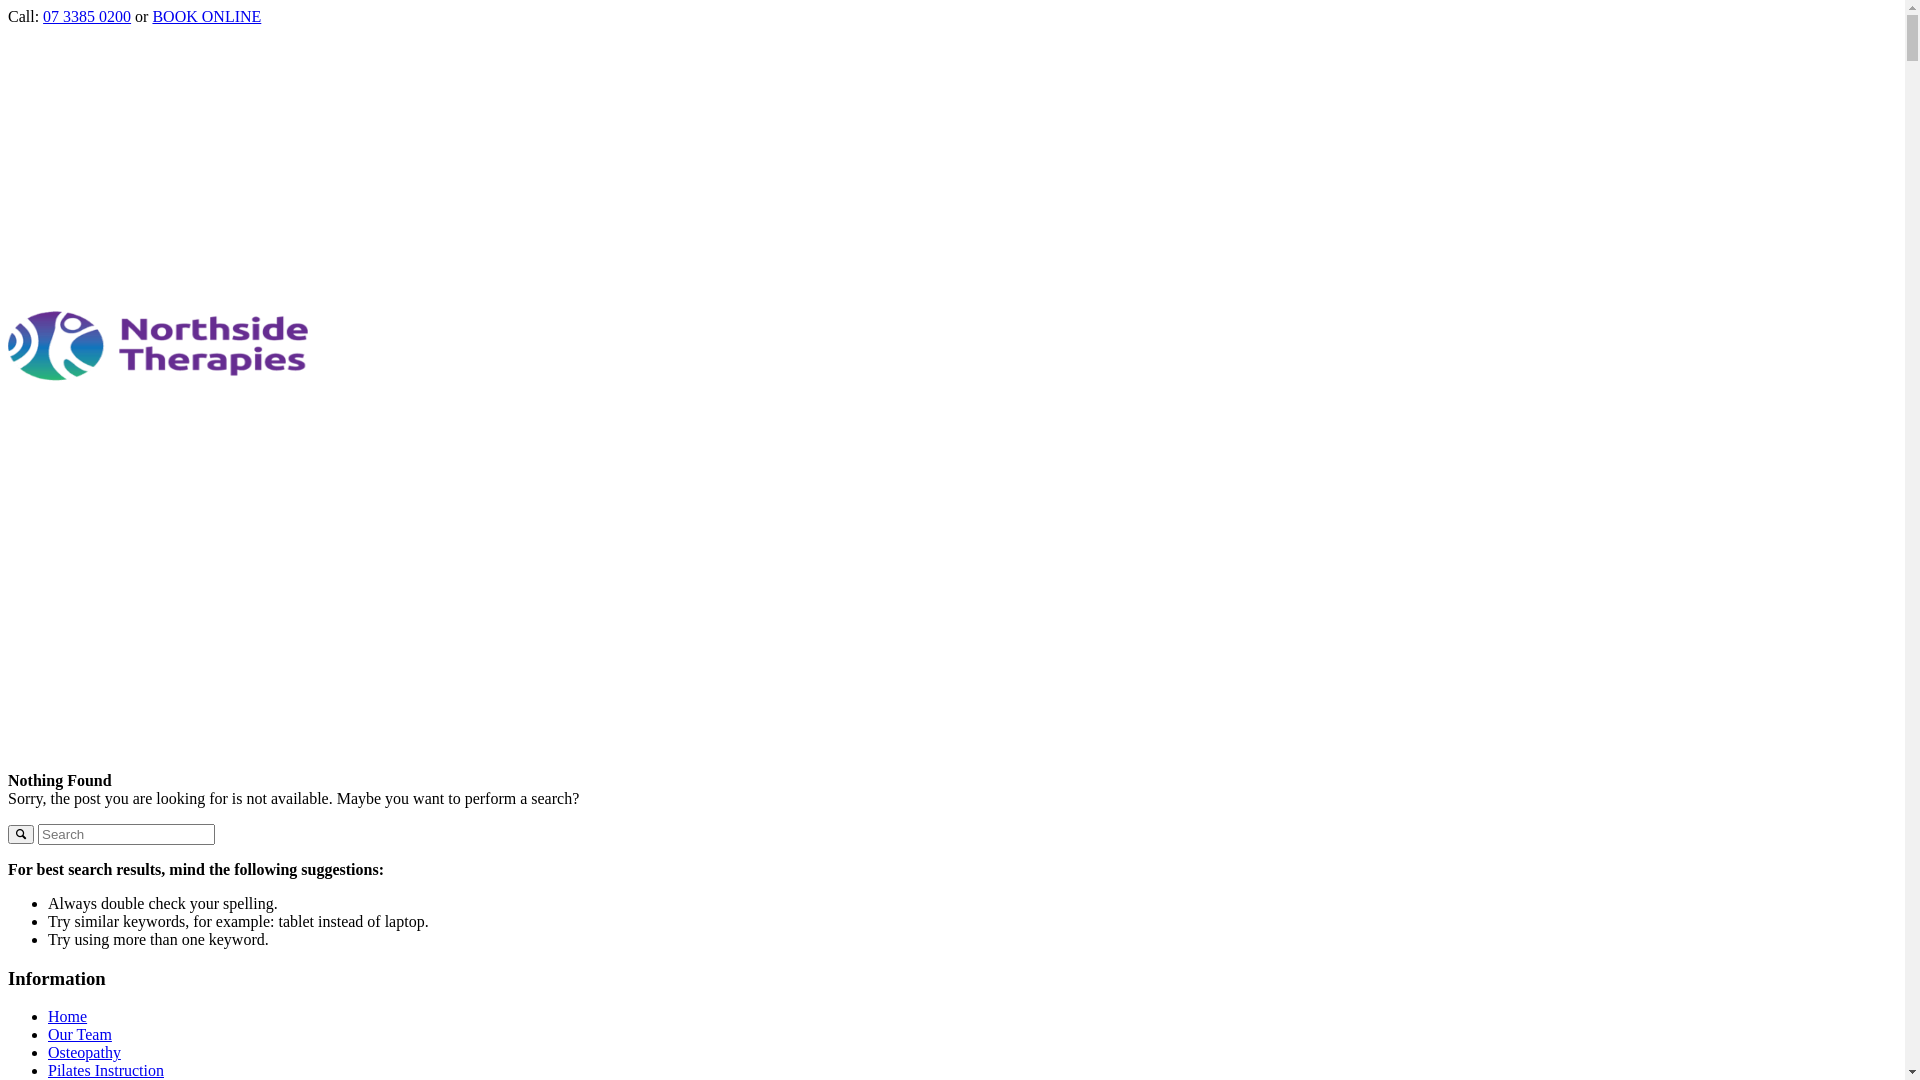 This screenshot has width=1920, height=1080. Describe the element at coordinates (104, 1069) in the screenshot. I see `'Pilates Instruction'` at that location.